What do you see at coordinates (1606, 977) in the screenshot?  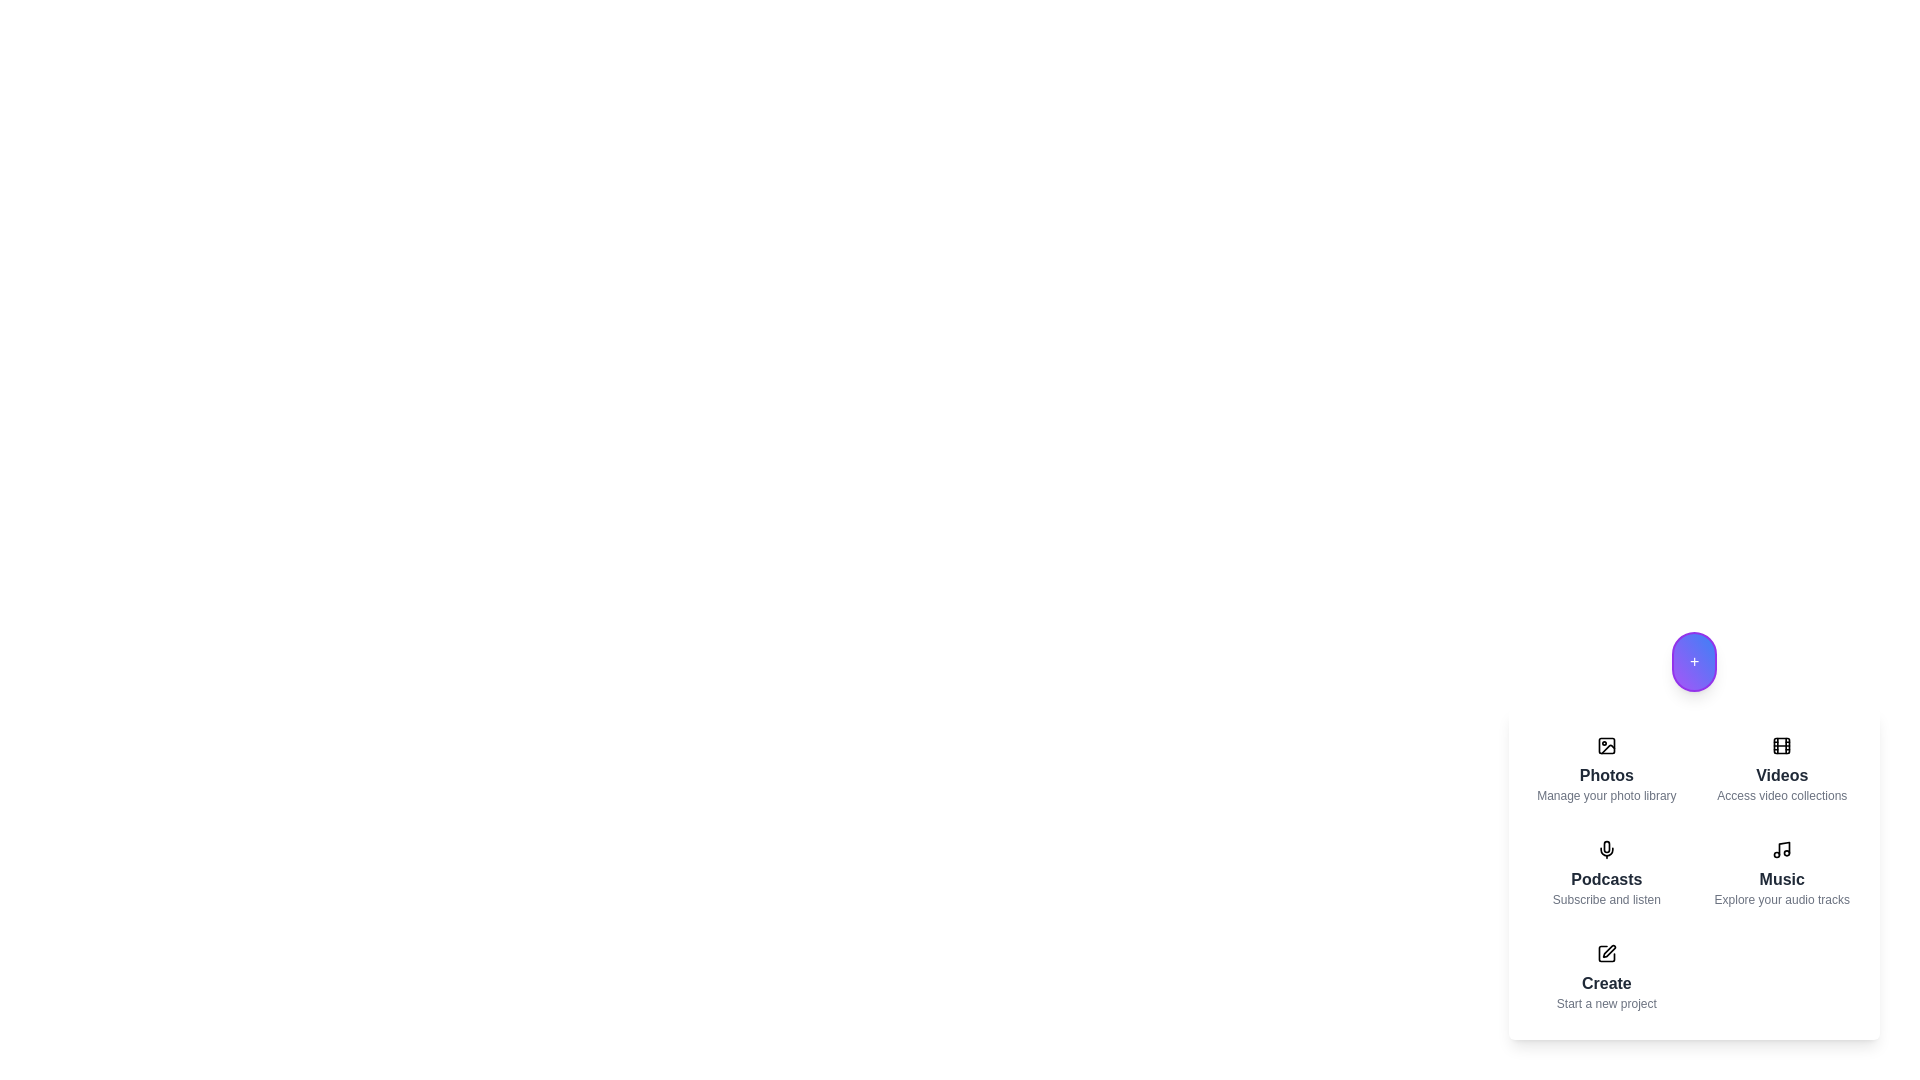 I see `the menu item labeled 'Create' to preview its description` at bounding box center [1606, 977].